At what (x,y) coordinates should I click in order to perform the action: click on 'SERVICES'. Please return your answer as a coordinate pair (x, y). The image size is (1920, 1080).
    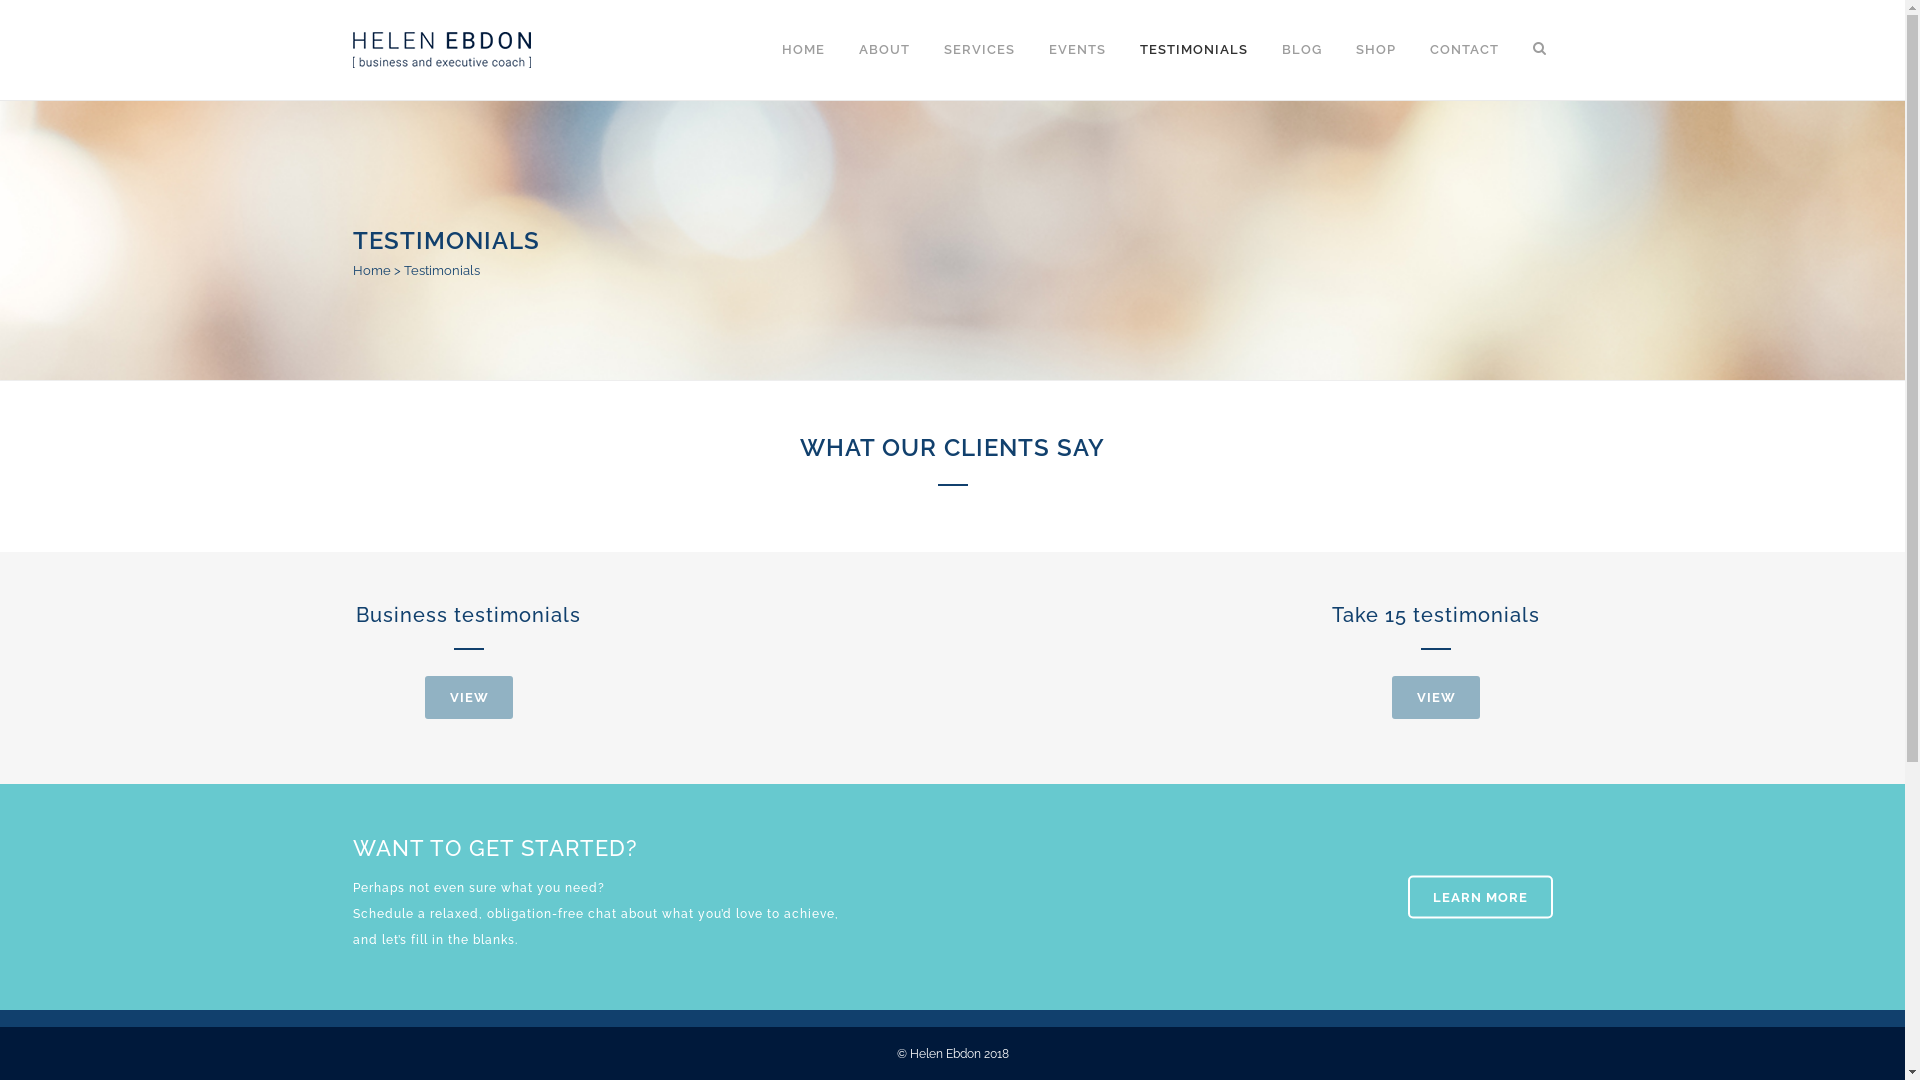
    Looking at the image, I should click on (978, 49).